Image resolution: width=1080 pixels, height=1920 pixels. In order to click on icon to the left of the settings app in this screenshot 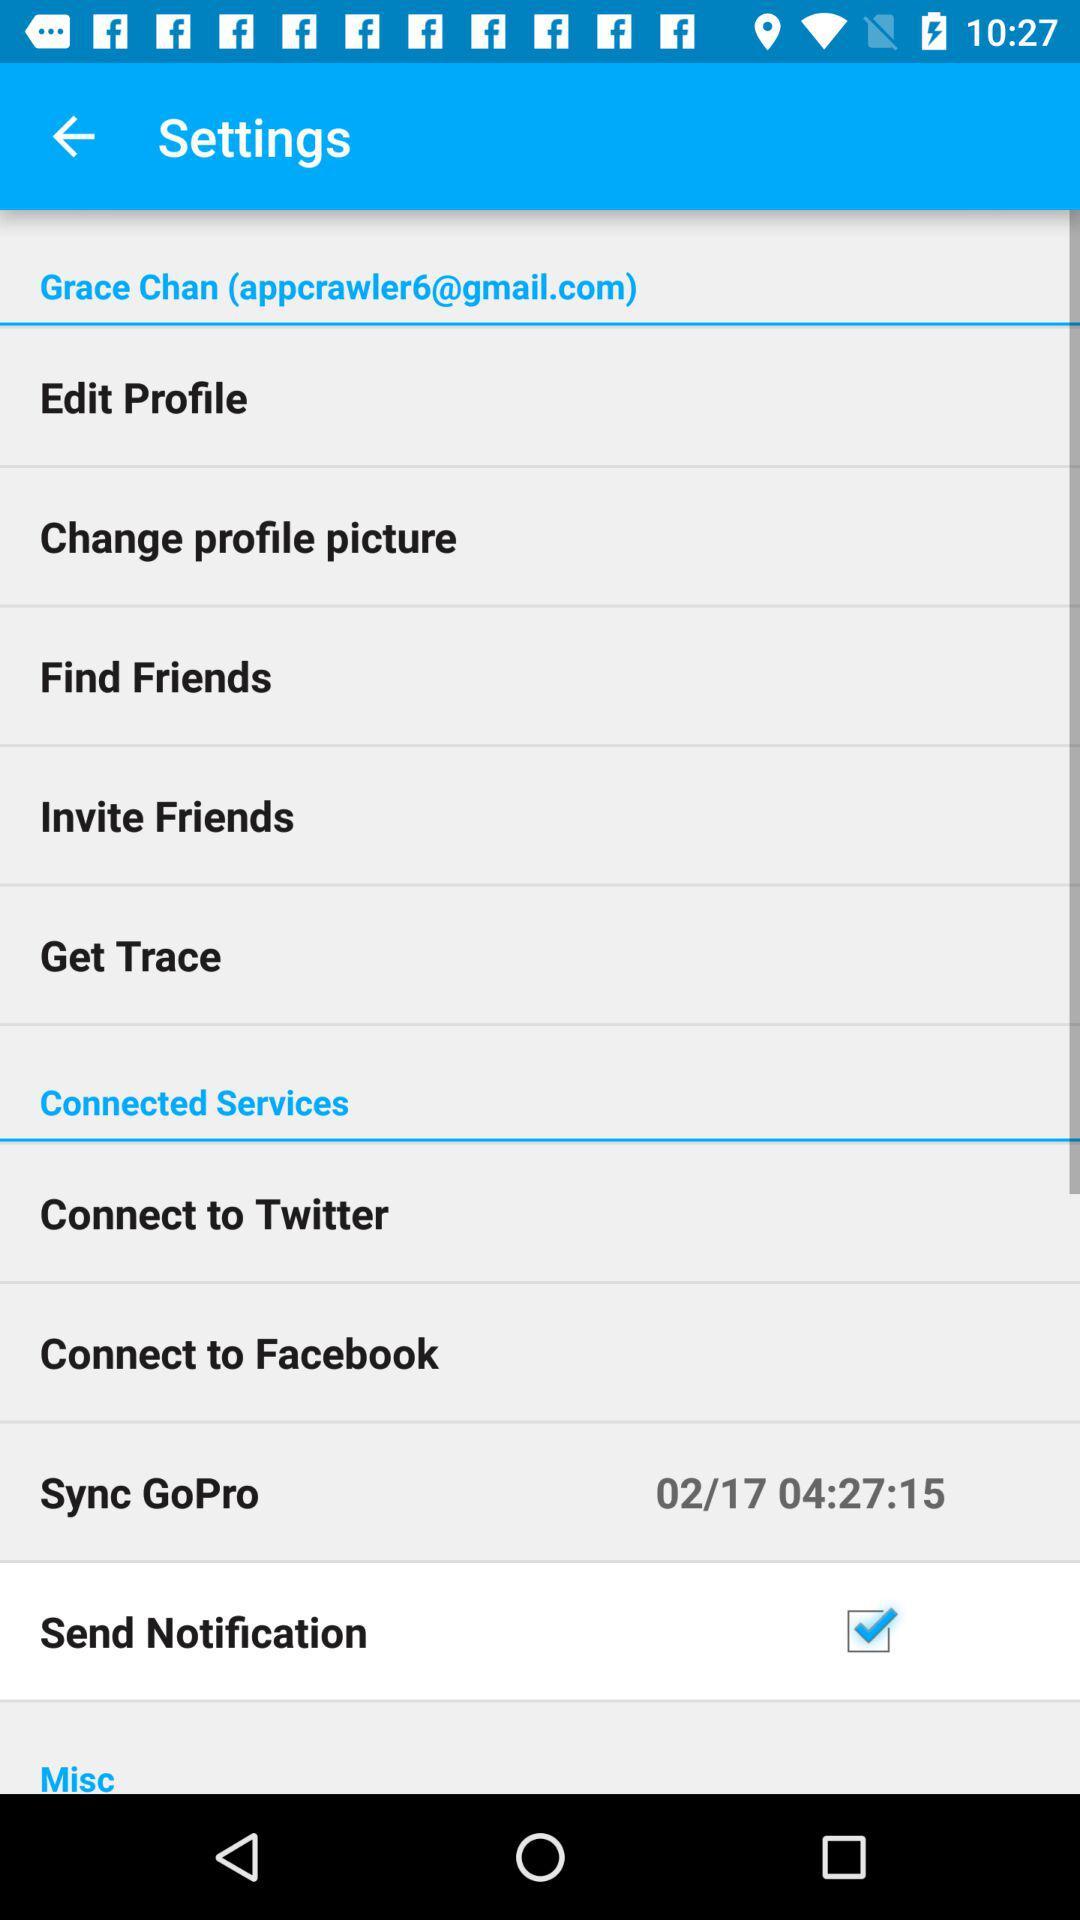, I will do `click(72, 135)`.